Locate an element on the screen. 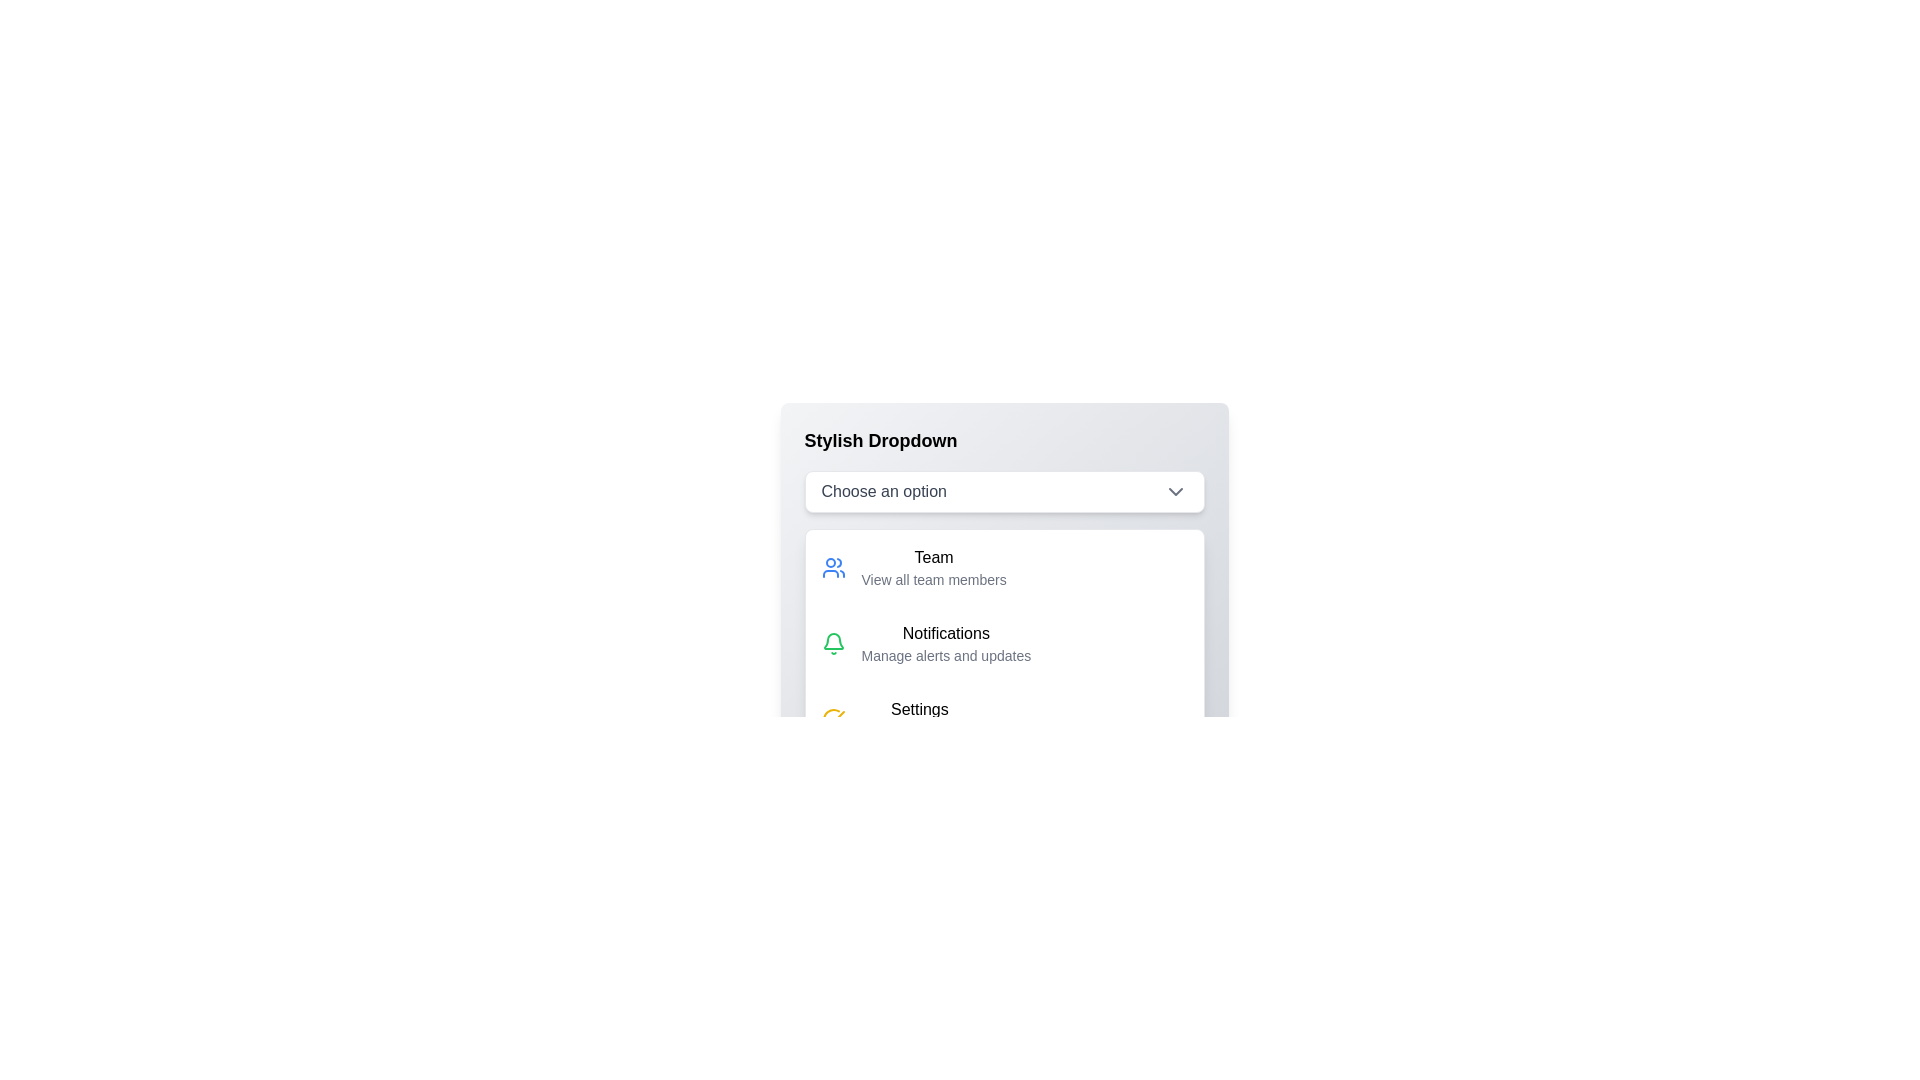 The width and height of the screenshot is (1920, 1080). on the downward-facing chevron arrow icon, which is styled with a gray color and is positioned at the rightmost edge of the dropdown box titled 'Choose an option' is located at coordinates (1175, 492).